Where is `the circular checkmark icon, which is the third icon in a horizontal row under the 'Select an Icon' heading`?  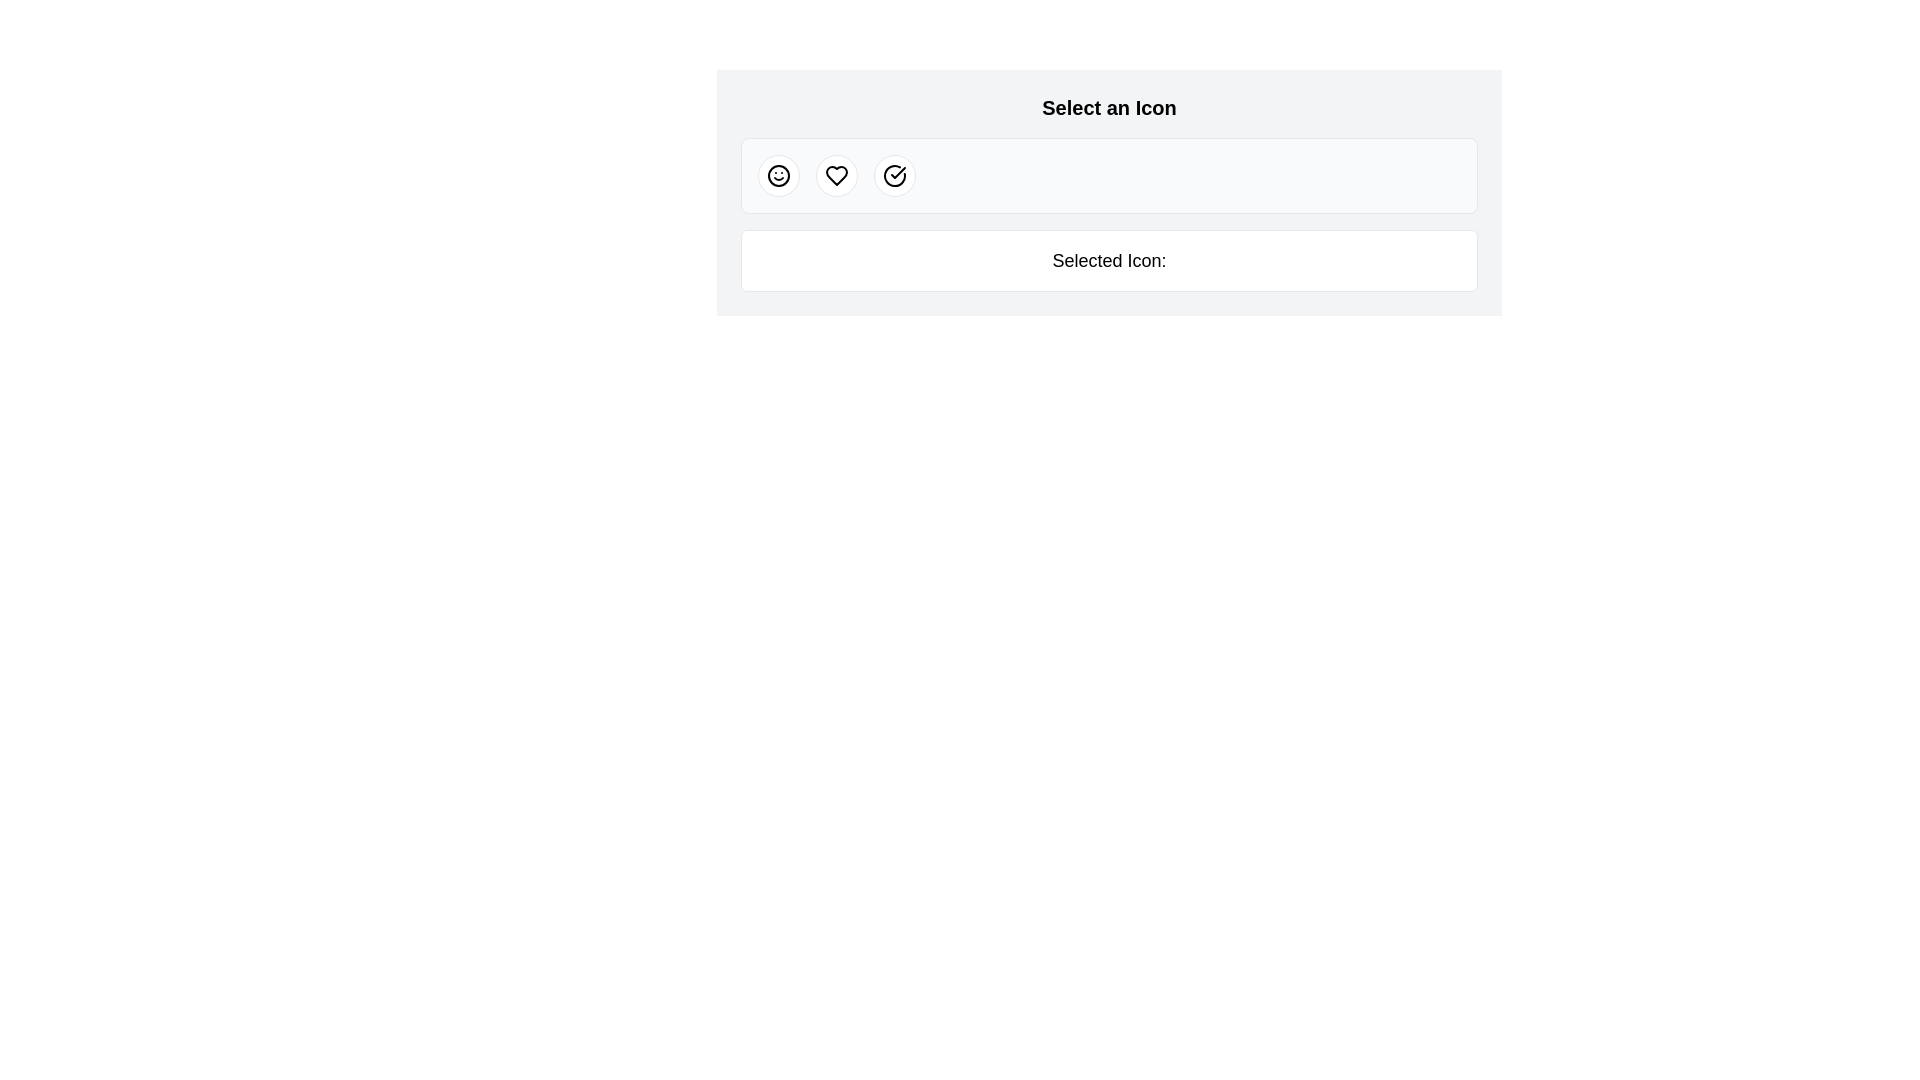
the circular checkmark icon, which is the third icon in a horizontal row under the 'Select an Icon' heading is located at coordinates (893, 175).